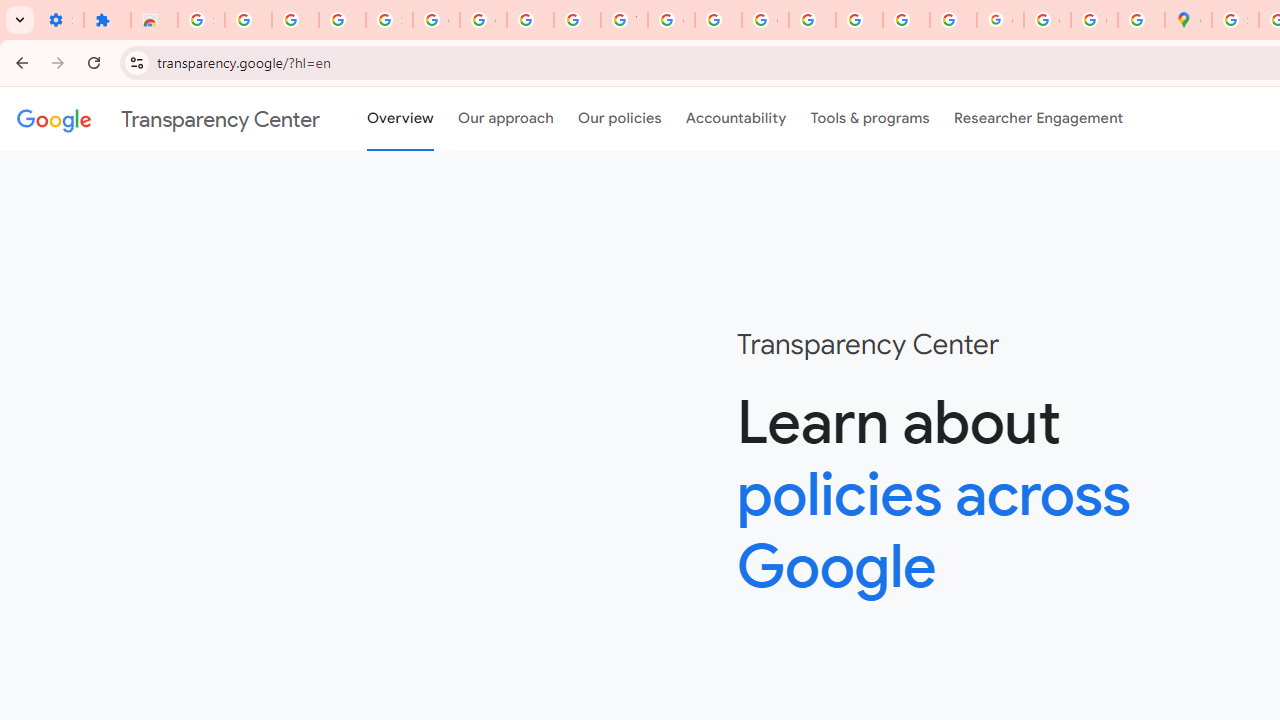 The height and width of the screenshot is (720, 1280). I want to click on 'Reviews: Helix Fruit Jump Arcade Game', so click(153, 20).